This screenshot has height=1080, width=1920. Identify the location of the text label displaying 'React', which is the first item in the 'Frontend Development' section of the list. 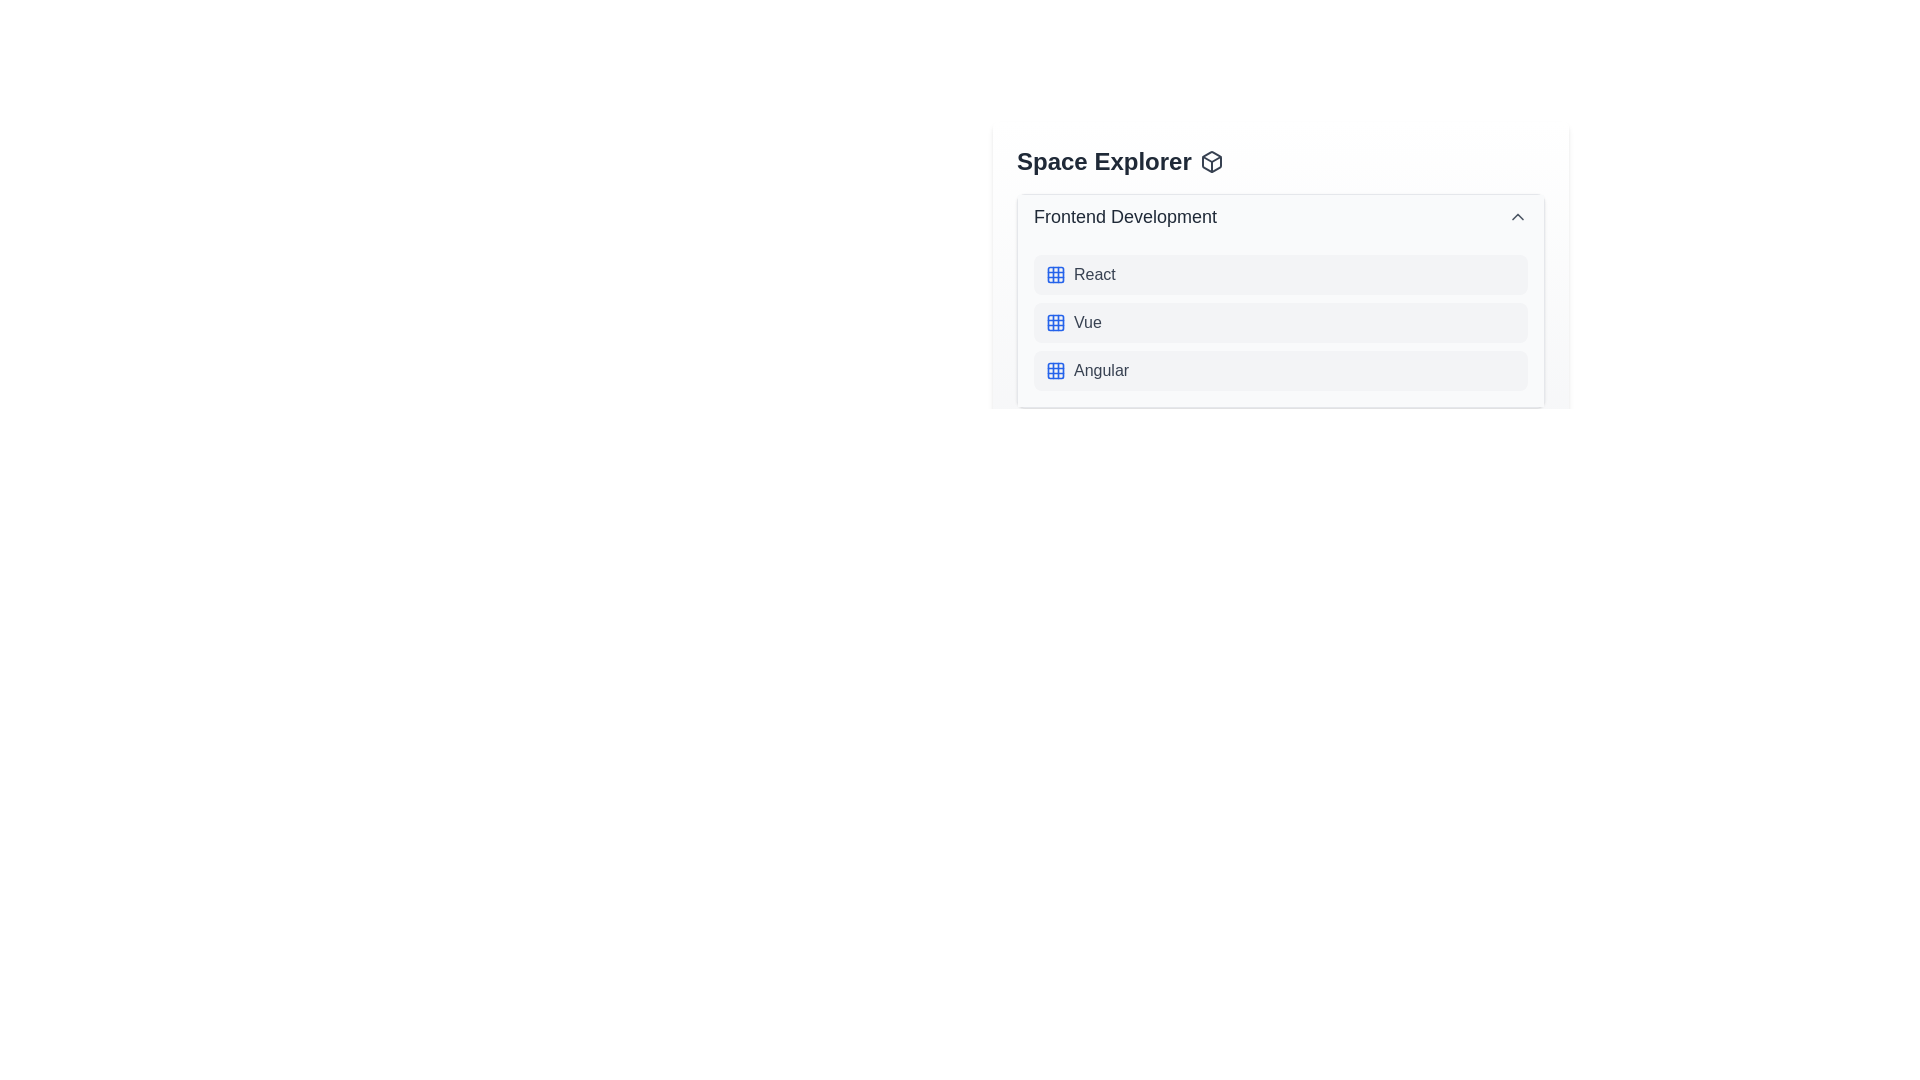
(1093, 274).